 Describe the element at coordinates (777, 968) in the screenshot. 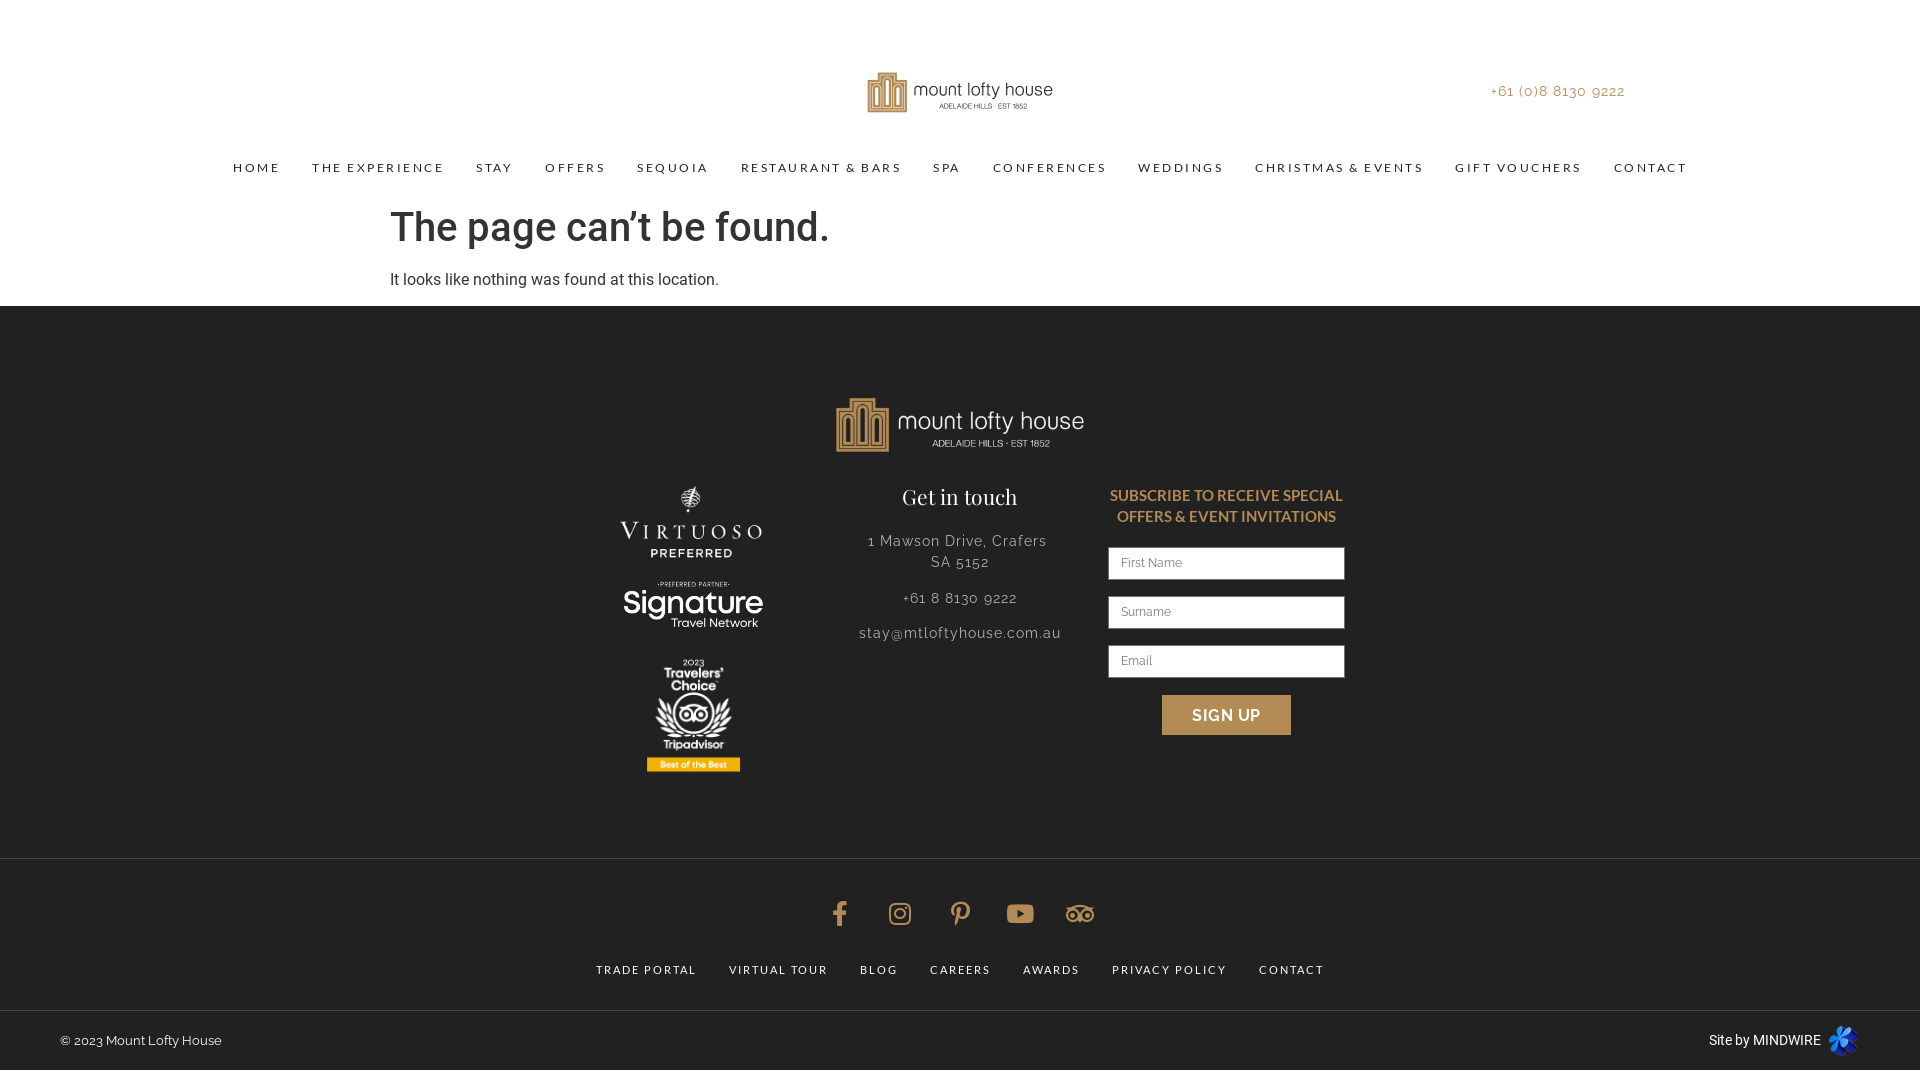

I see `'VIRTUAL TOUR'` at that location.